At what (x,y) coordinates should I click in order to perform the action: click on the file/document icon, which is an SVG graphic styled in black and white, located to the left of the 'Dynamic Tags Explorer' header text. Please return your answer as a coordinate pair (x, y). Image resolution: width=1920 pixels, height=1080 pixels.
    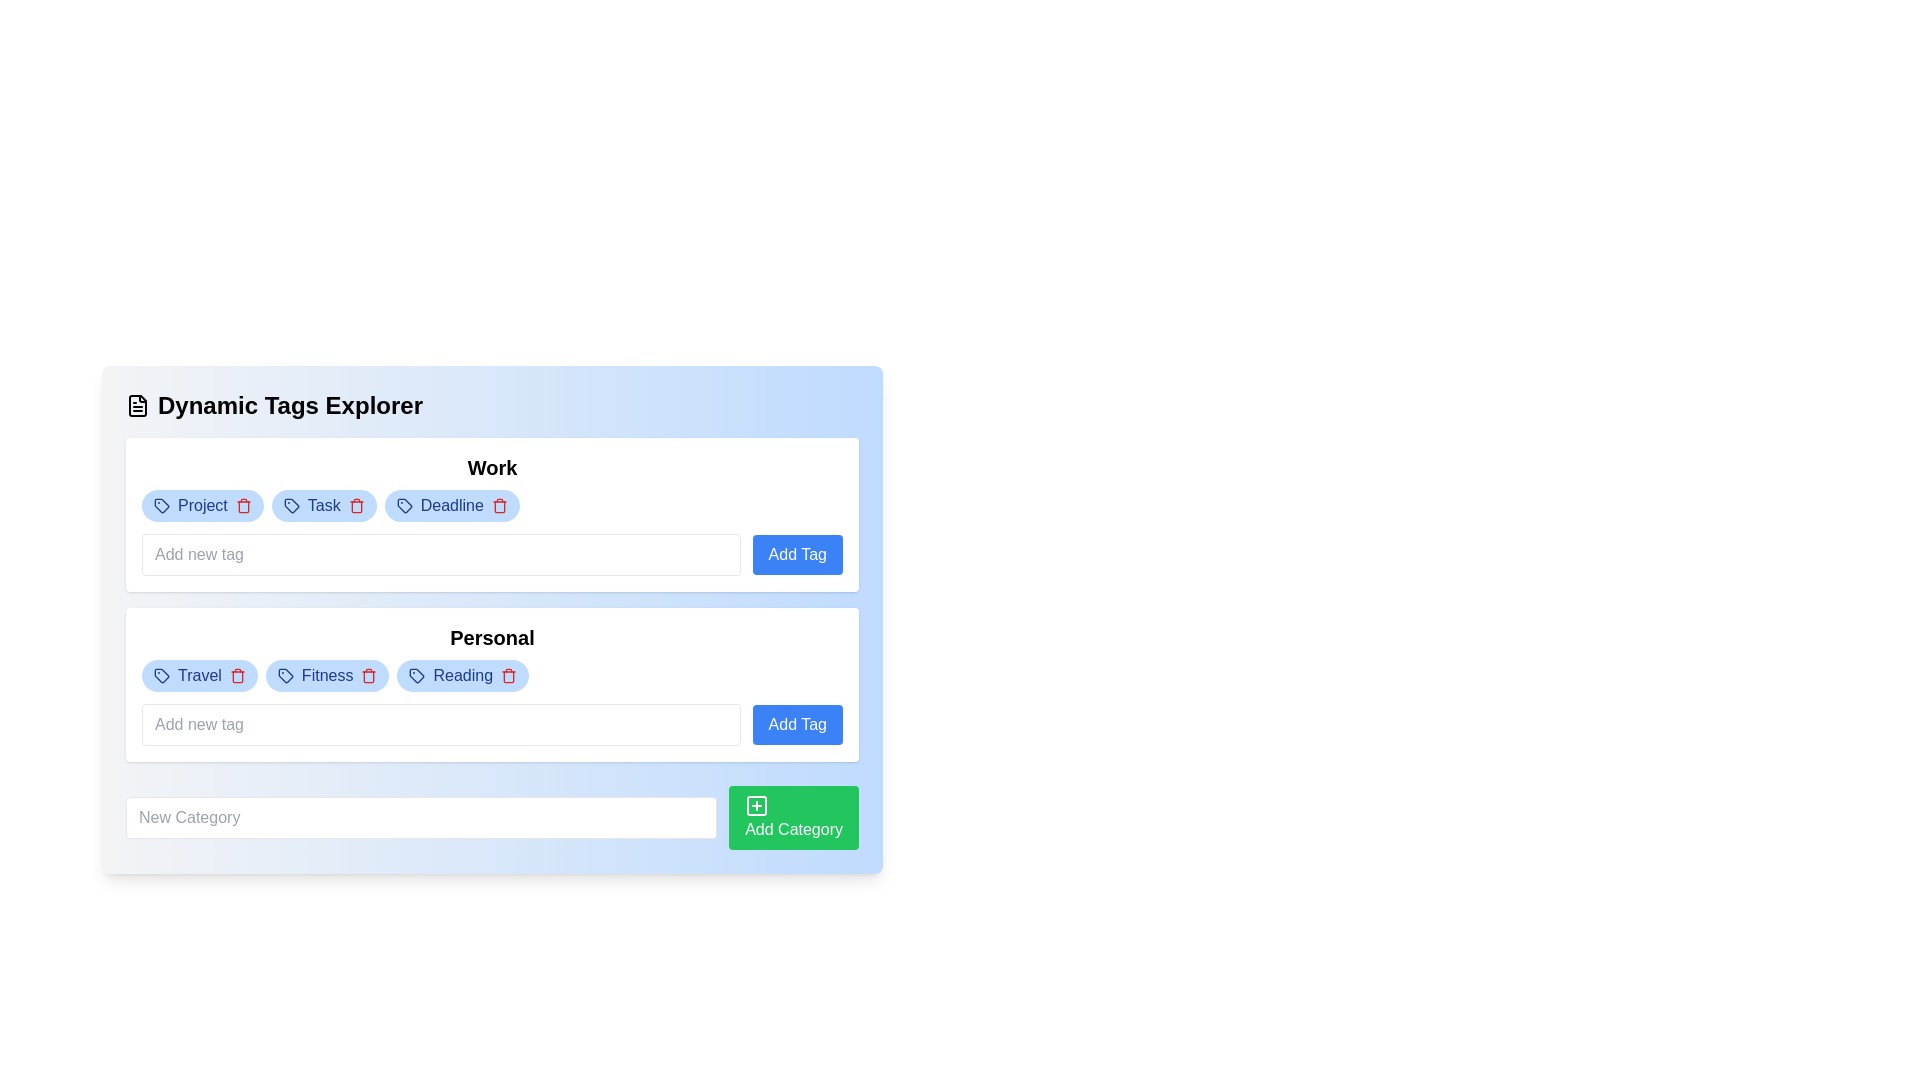
    Looking at the image, I should click on (137, 405).